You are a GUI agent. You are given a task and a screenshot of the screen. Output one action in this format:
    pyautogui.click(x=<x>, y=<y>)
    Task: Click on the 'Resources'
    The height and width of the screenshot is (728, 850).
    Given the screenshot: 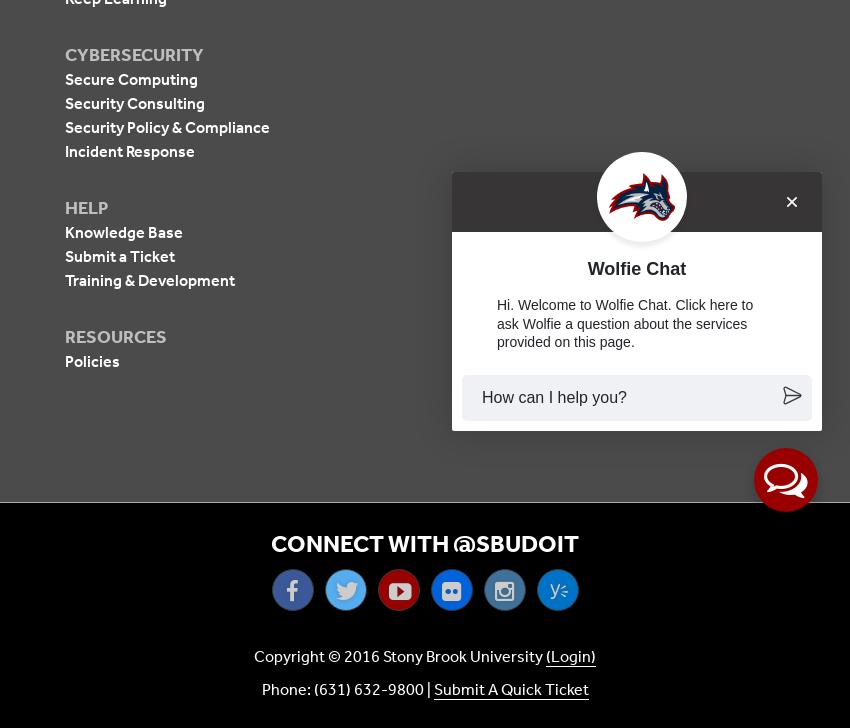 What is the action you would take?
    pyautogui.click(x=115, y=335)
    